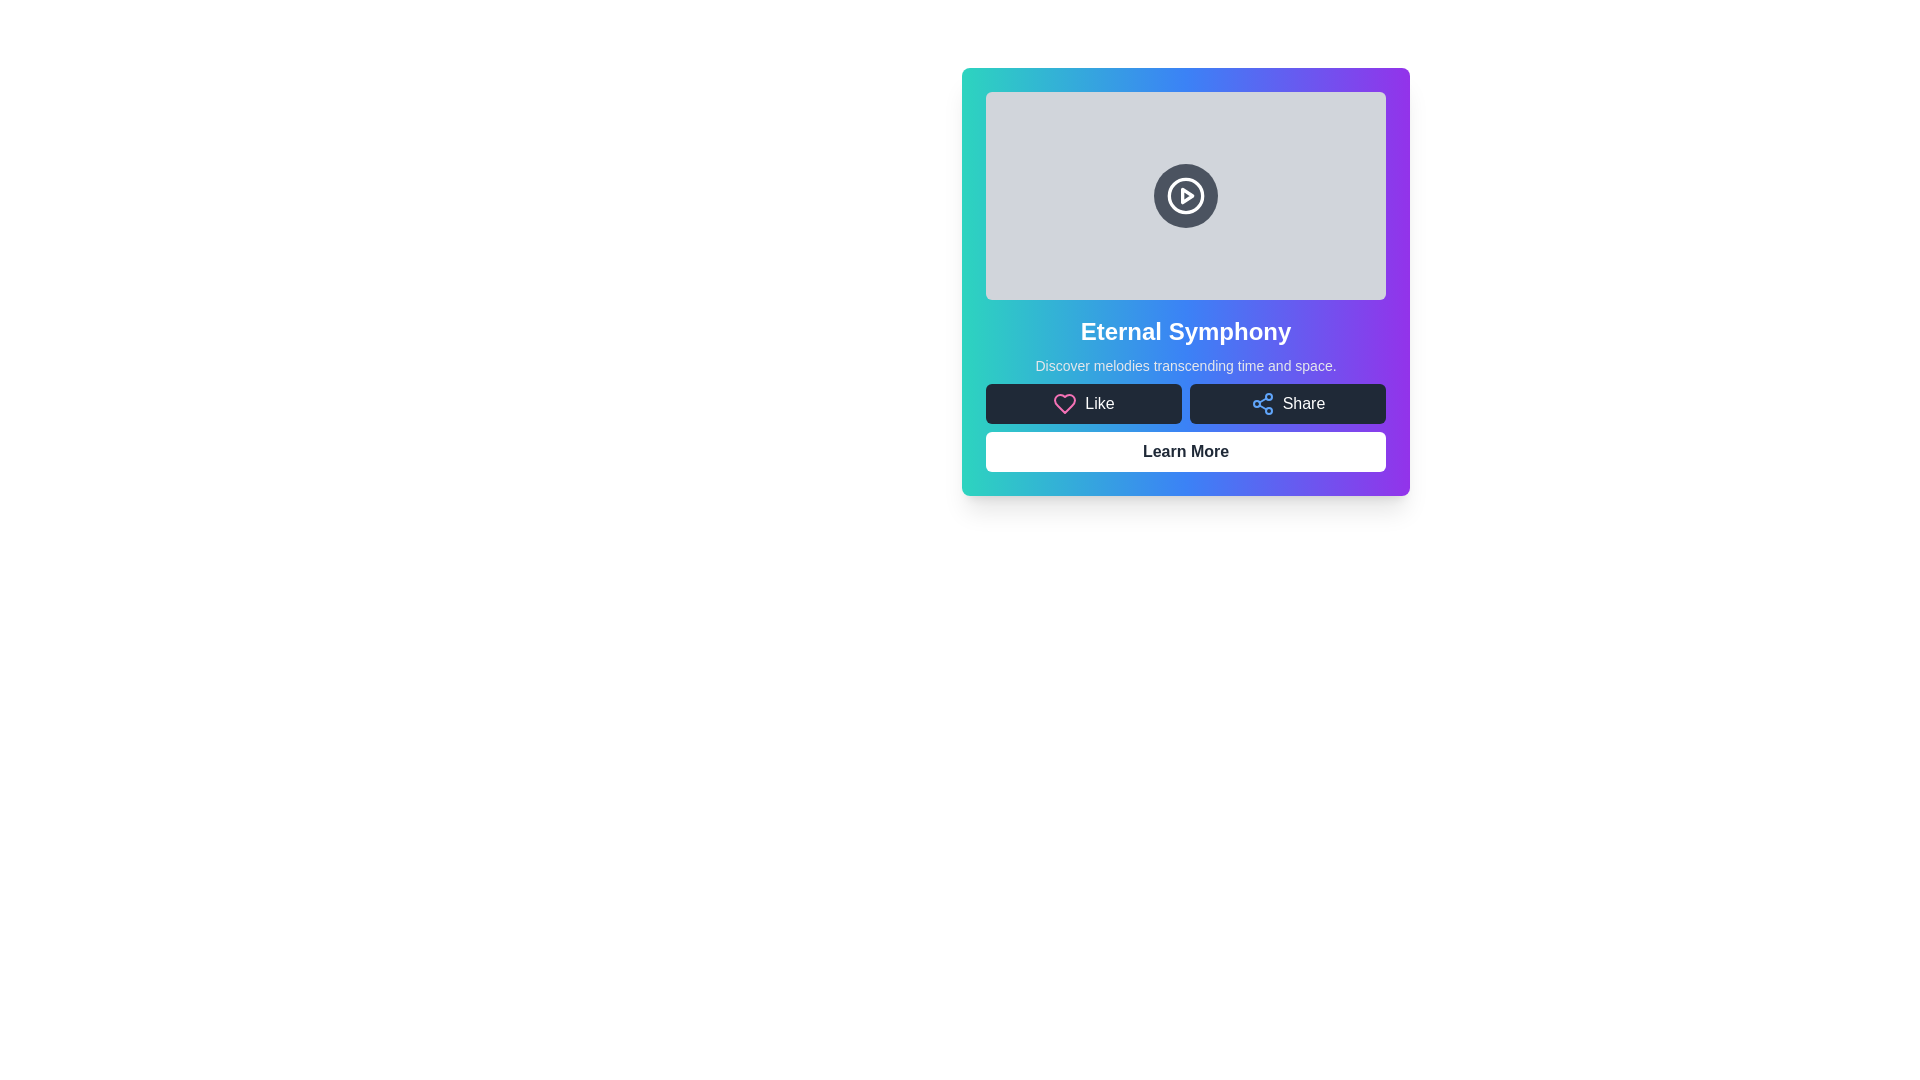 This screenshot has height=1080, width=1920. Describe the element at coordinates (1185, 366) in the screenshot. I see `Text Label displaying 'Discover melodies transcending time and space.' which is styled in small gray font, located below the title 'Eternal Symphony' and above the 'Like' and 'Share' buttons` at that location.